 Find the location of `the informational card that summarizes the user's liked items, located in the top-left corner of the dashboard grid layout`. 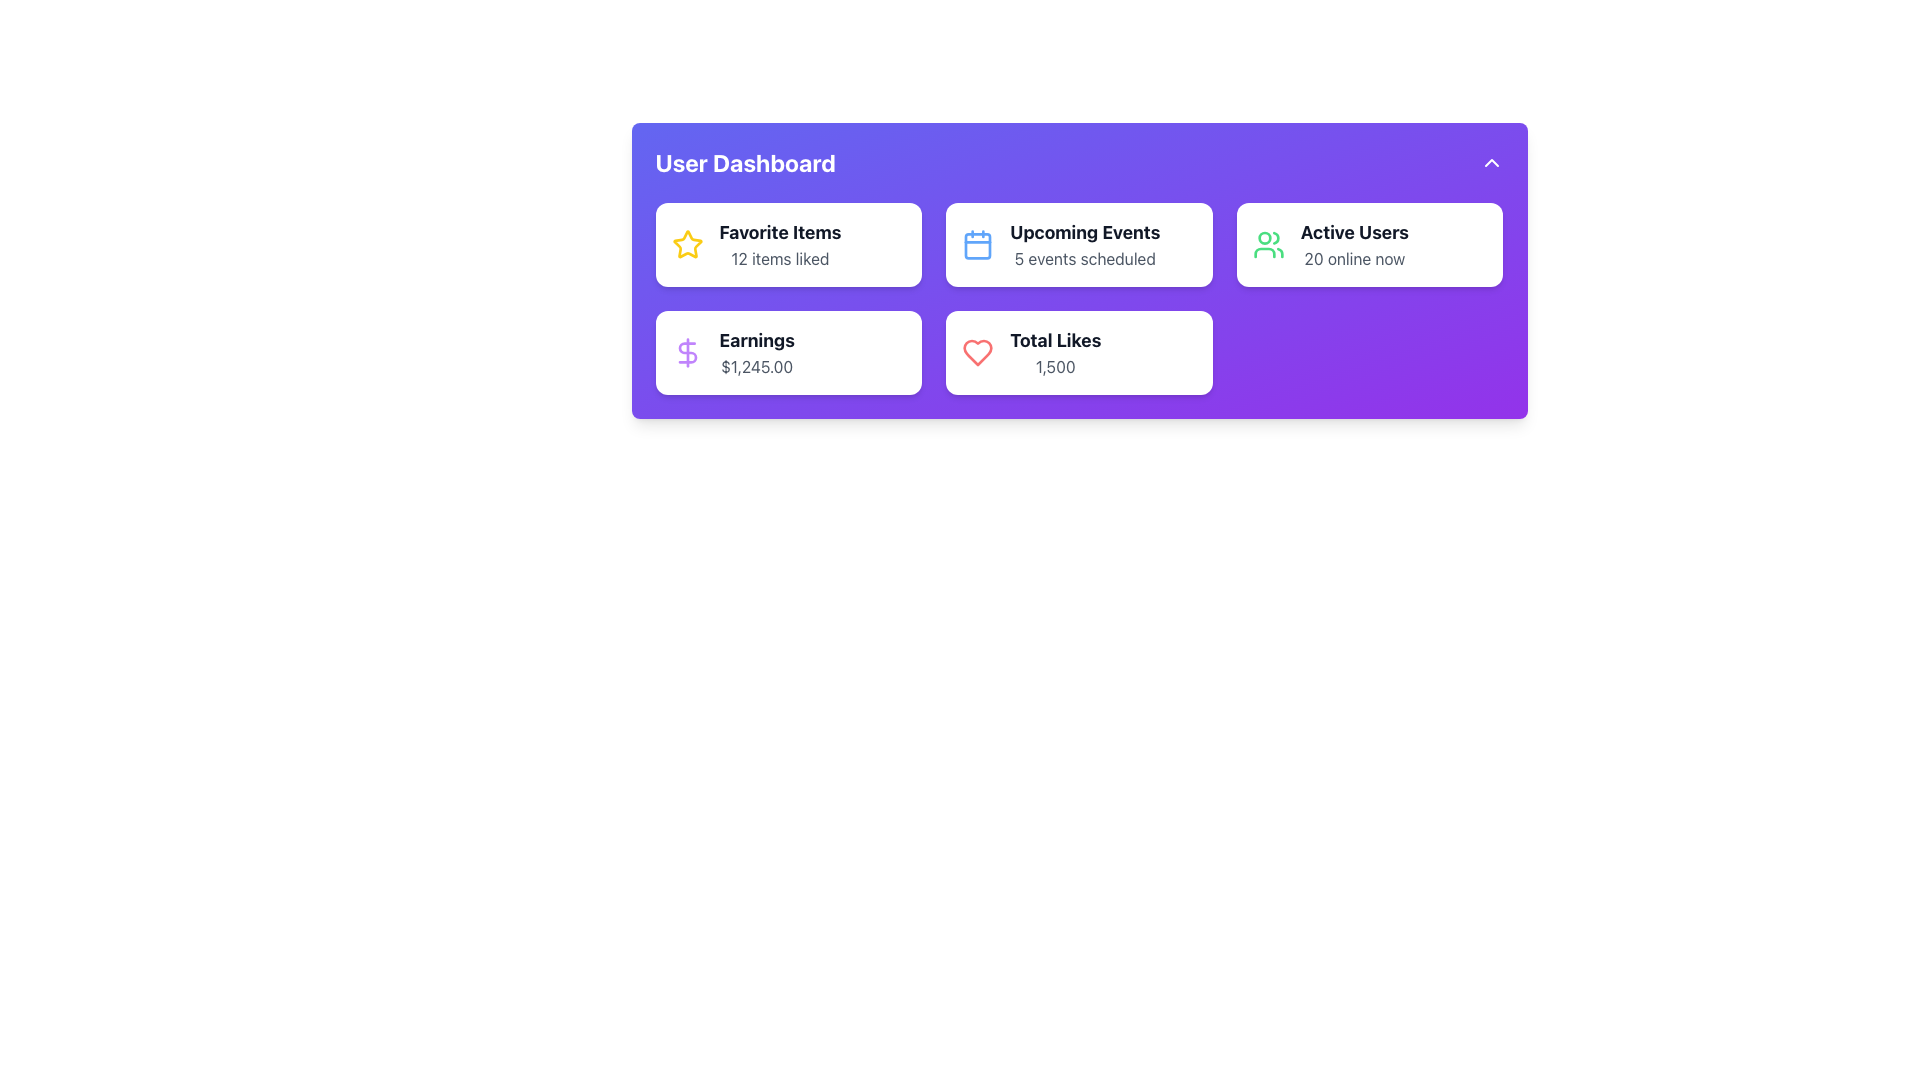

the informational card that summarizes the user's liked items, located in the top-left corner of the dashboard grid layout is located at coordinates (787, 244).